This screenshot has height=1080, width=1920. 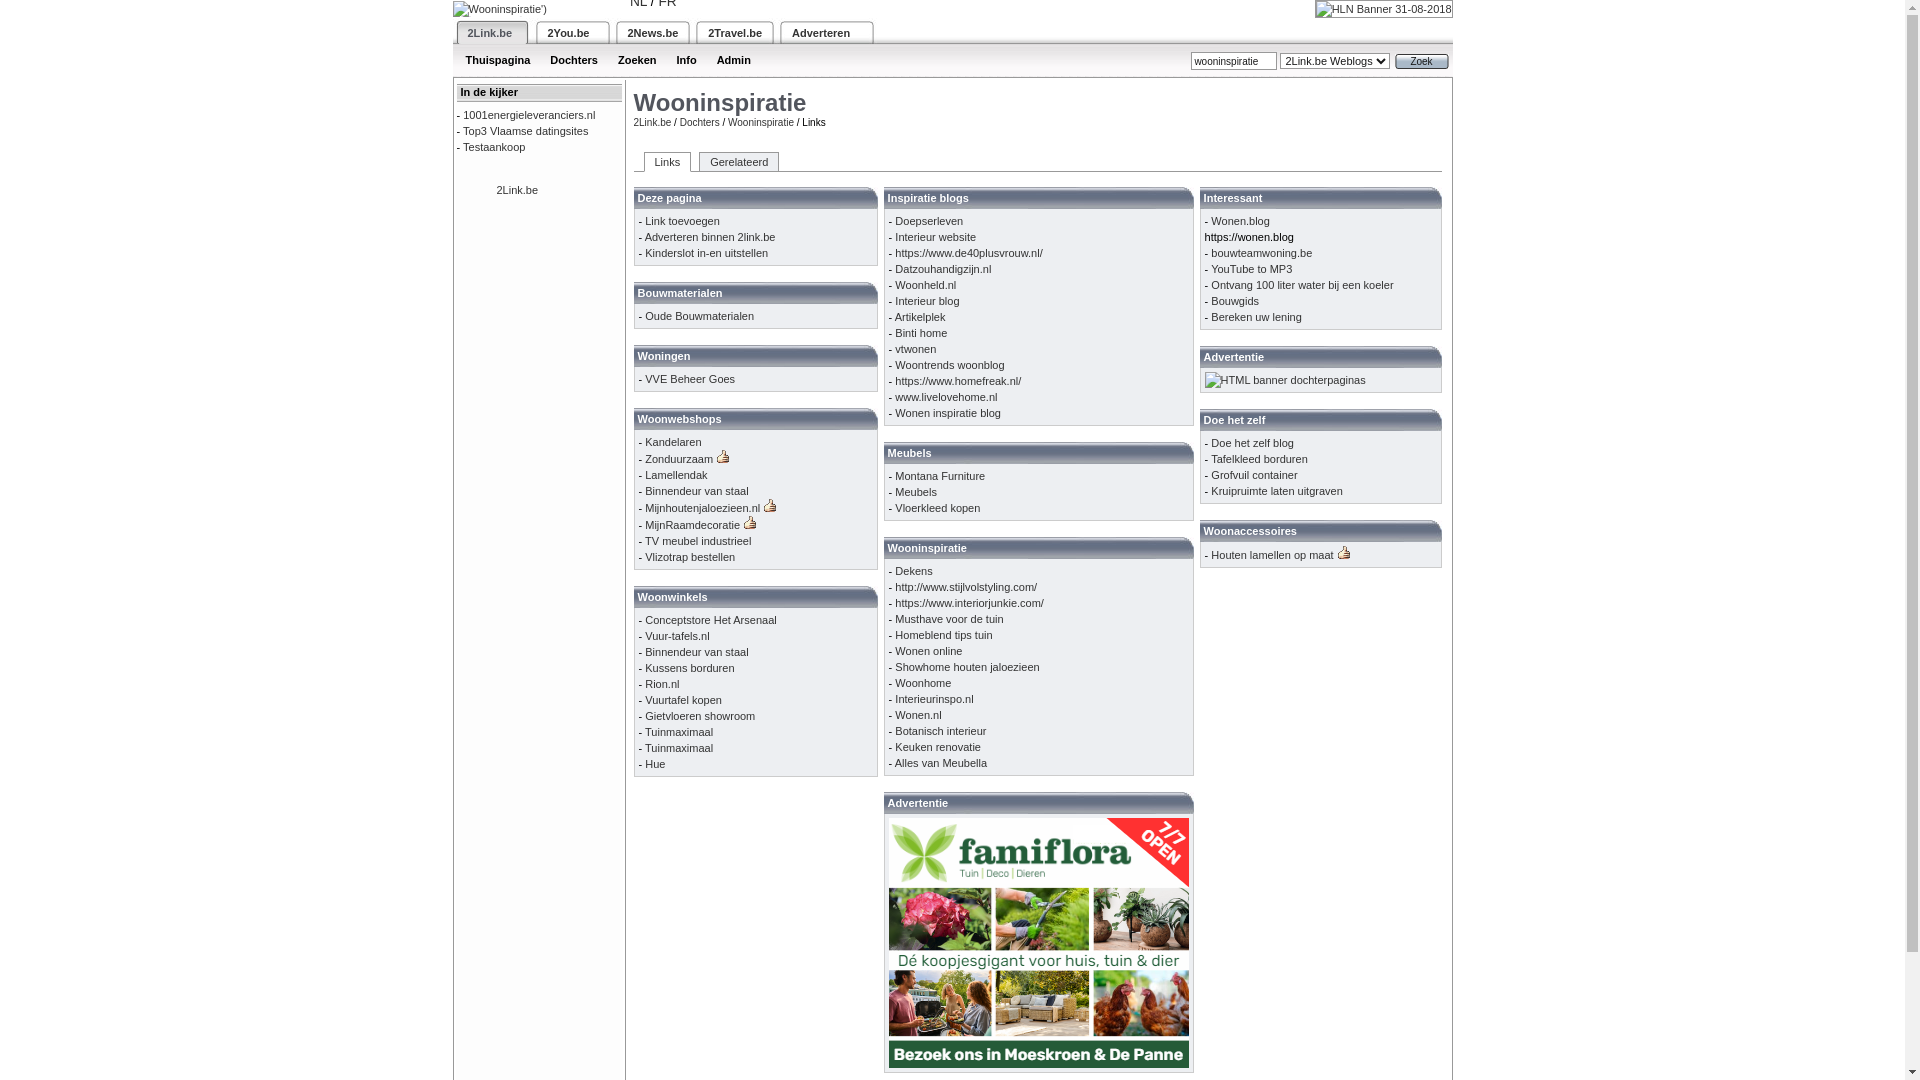 What do you see at coordinates (919, 315) in the screenshot?
I see `'Artikelplek'` at bounding box center [919, 315].